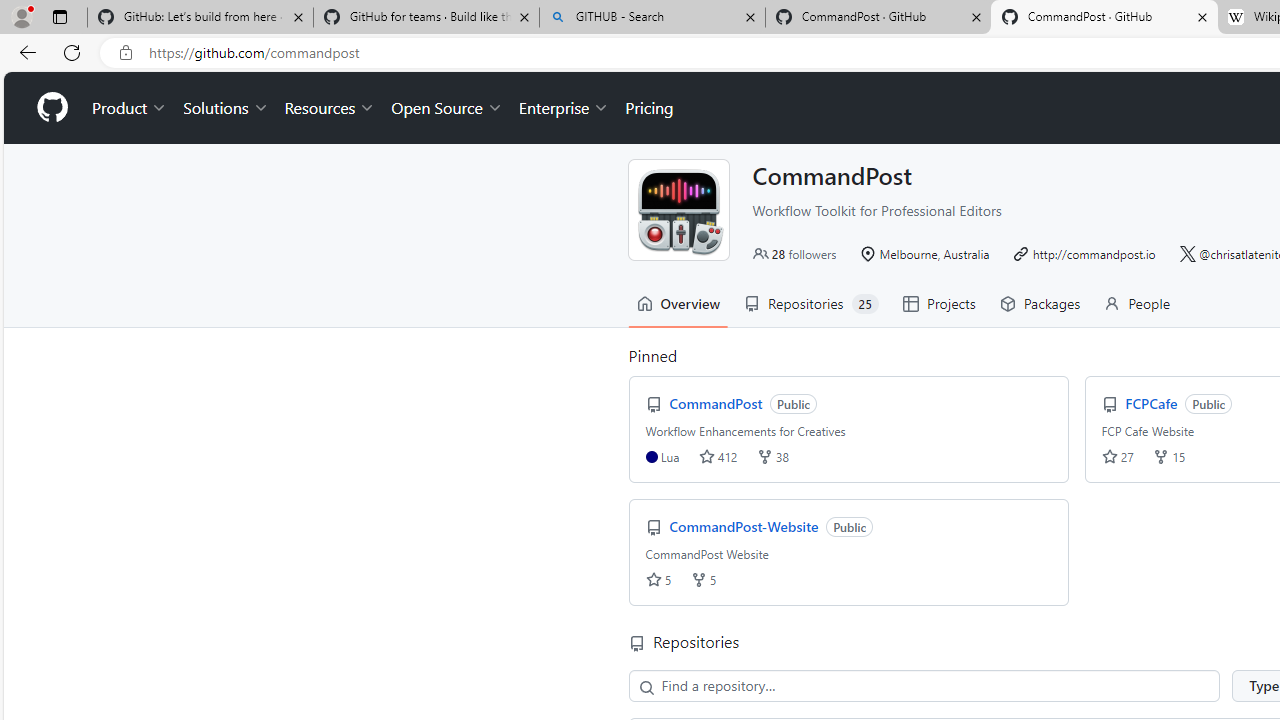  I want to click on 'Overview', so click(679, 303).